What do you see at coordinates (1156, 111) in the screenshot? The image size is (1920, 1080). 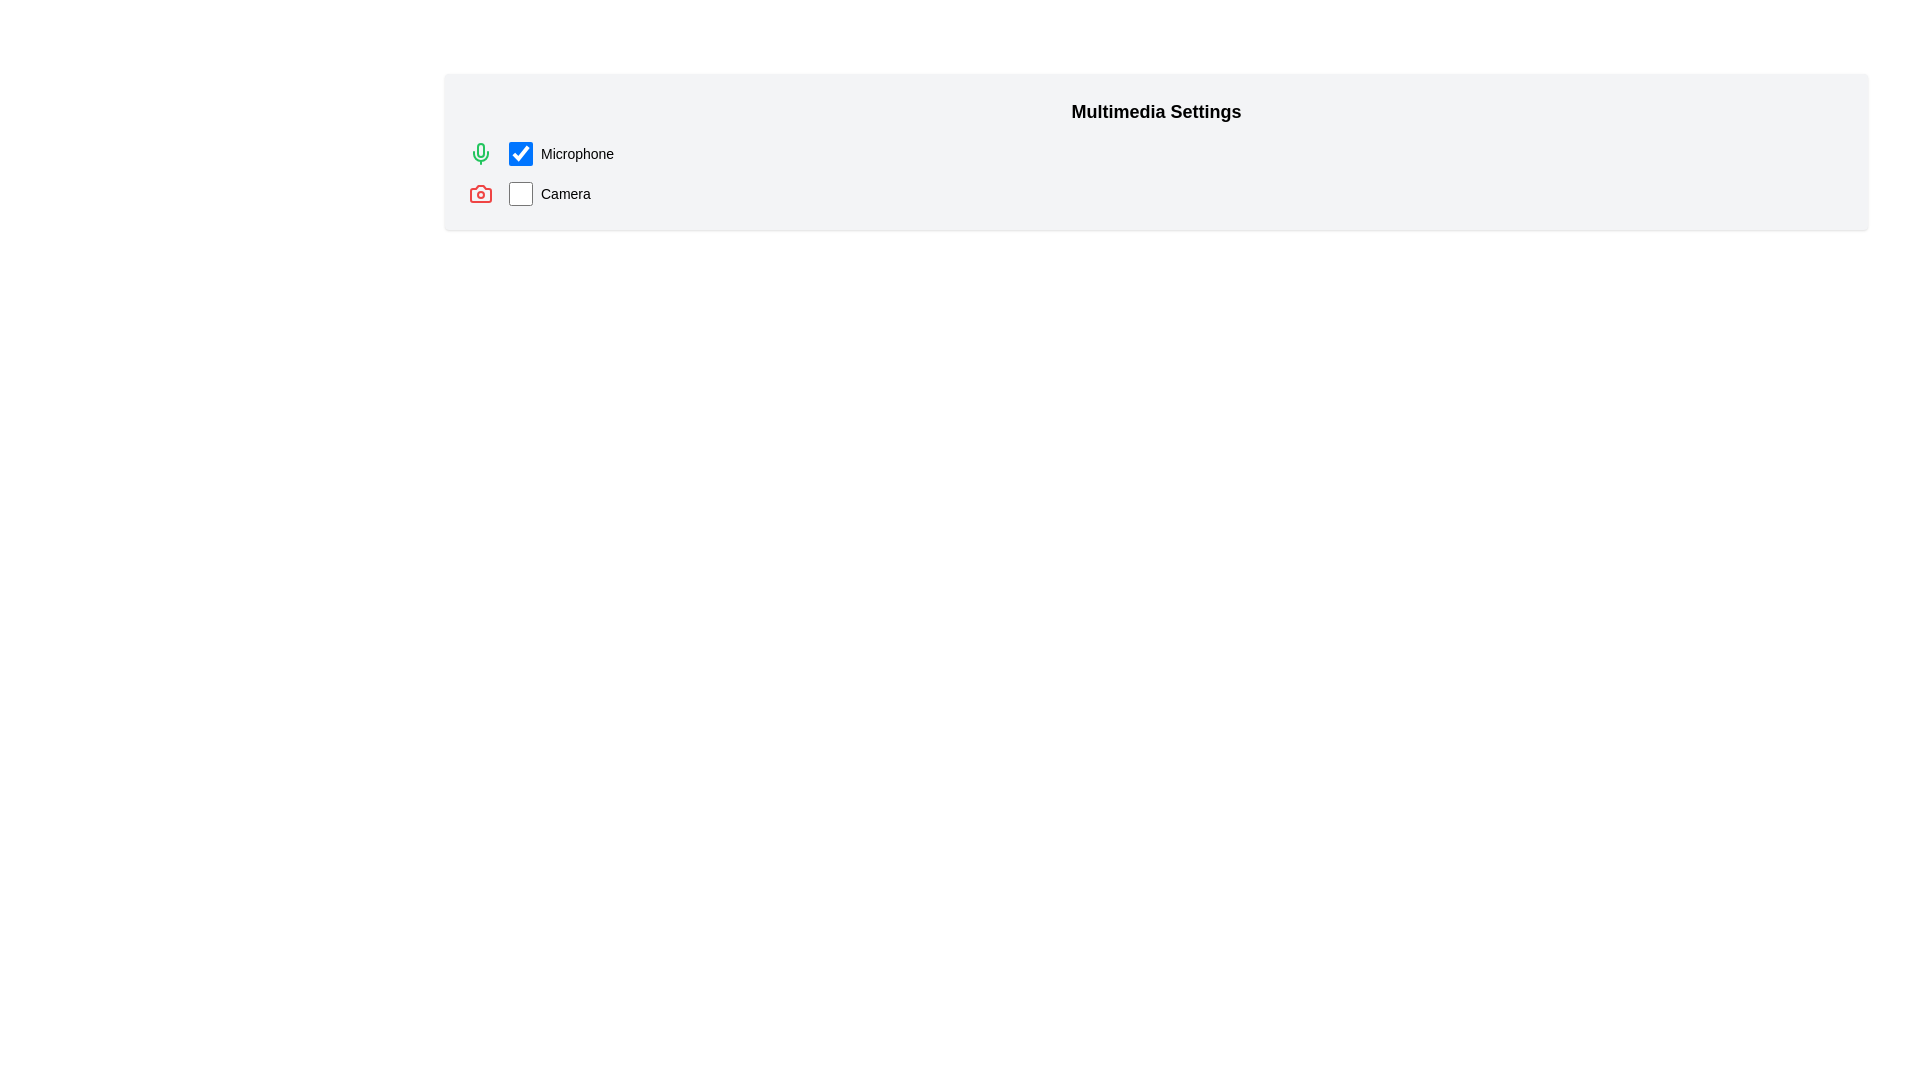 I see `header text indicating the purpose of the multimedia settings section, which is located at the top of a light gray panel above the Microphone and Camera settings` at bounding box center [1156, 111].